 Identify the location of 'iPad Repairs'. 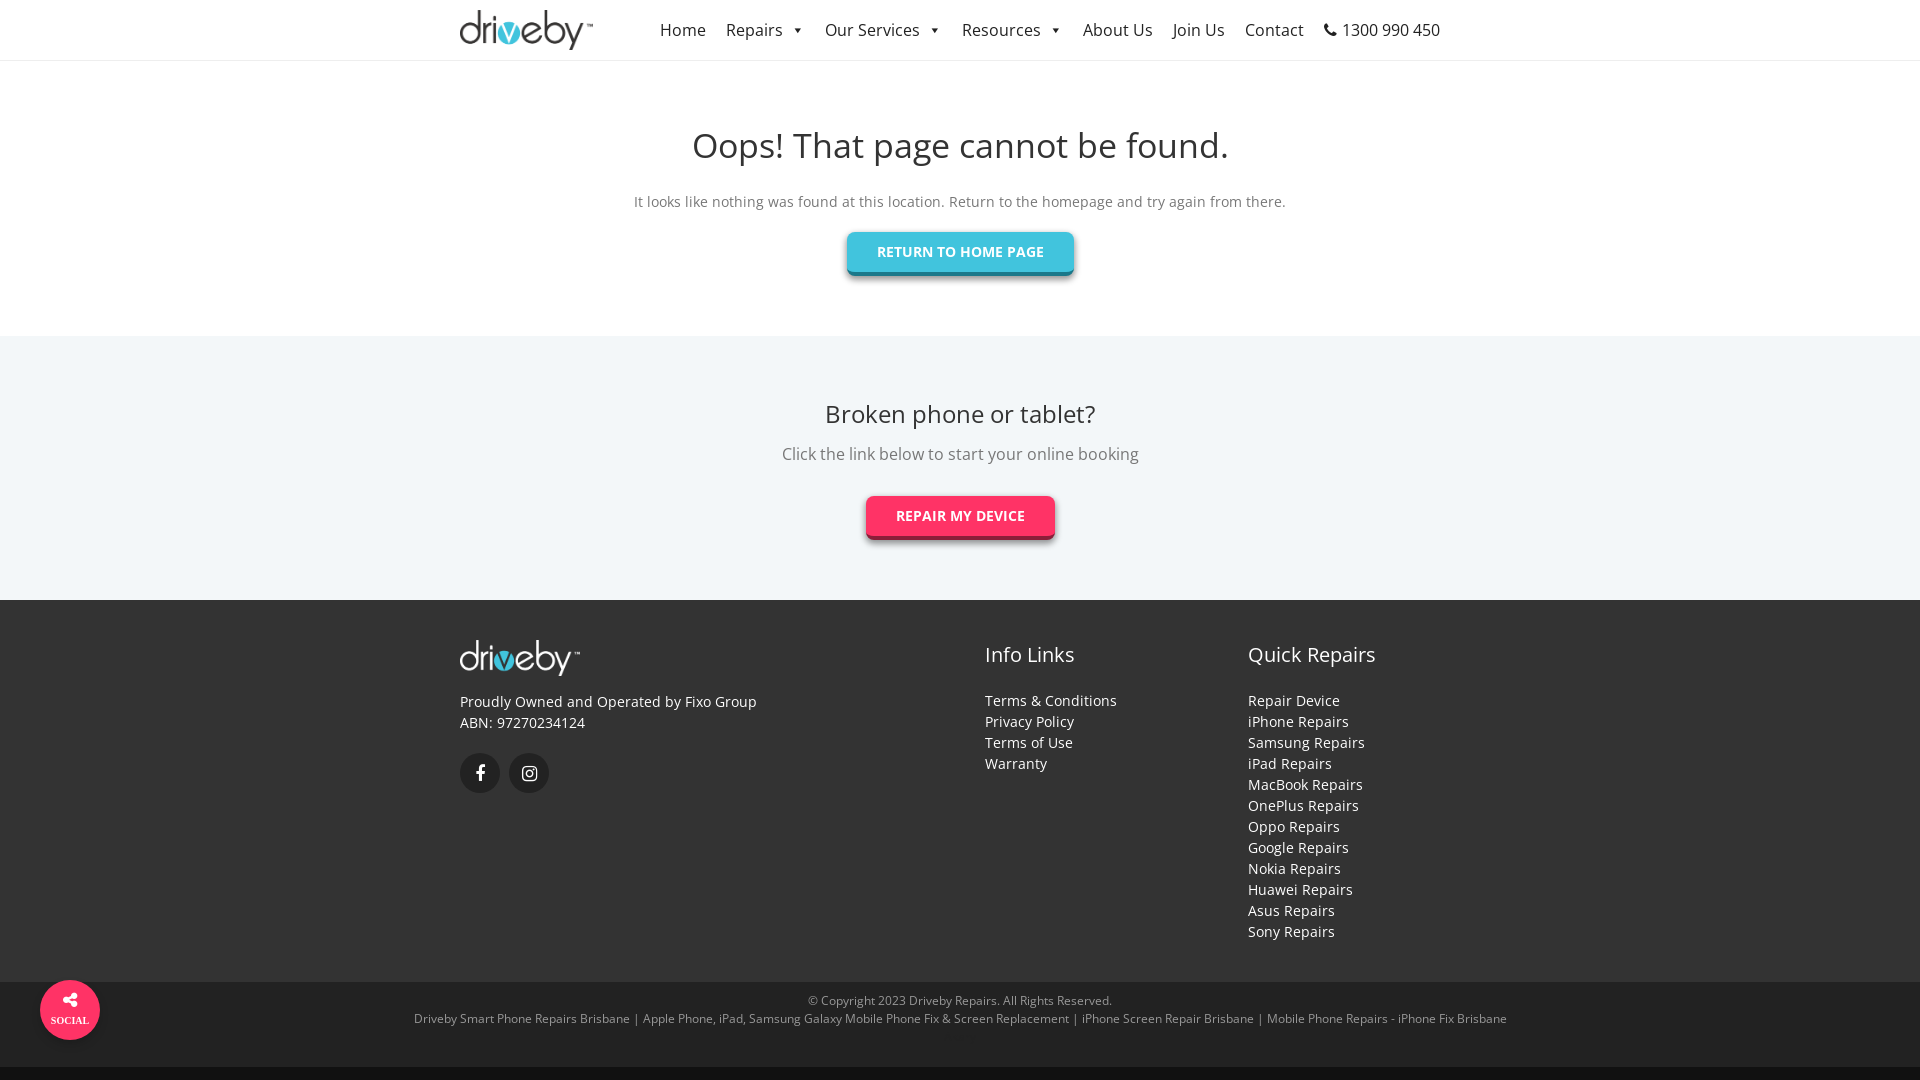
(1290, 763).